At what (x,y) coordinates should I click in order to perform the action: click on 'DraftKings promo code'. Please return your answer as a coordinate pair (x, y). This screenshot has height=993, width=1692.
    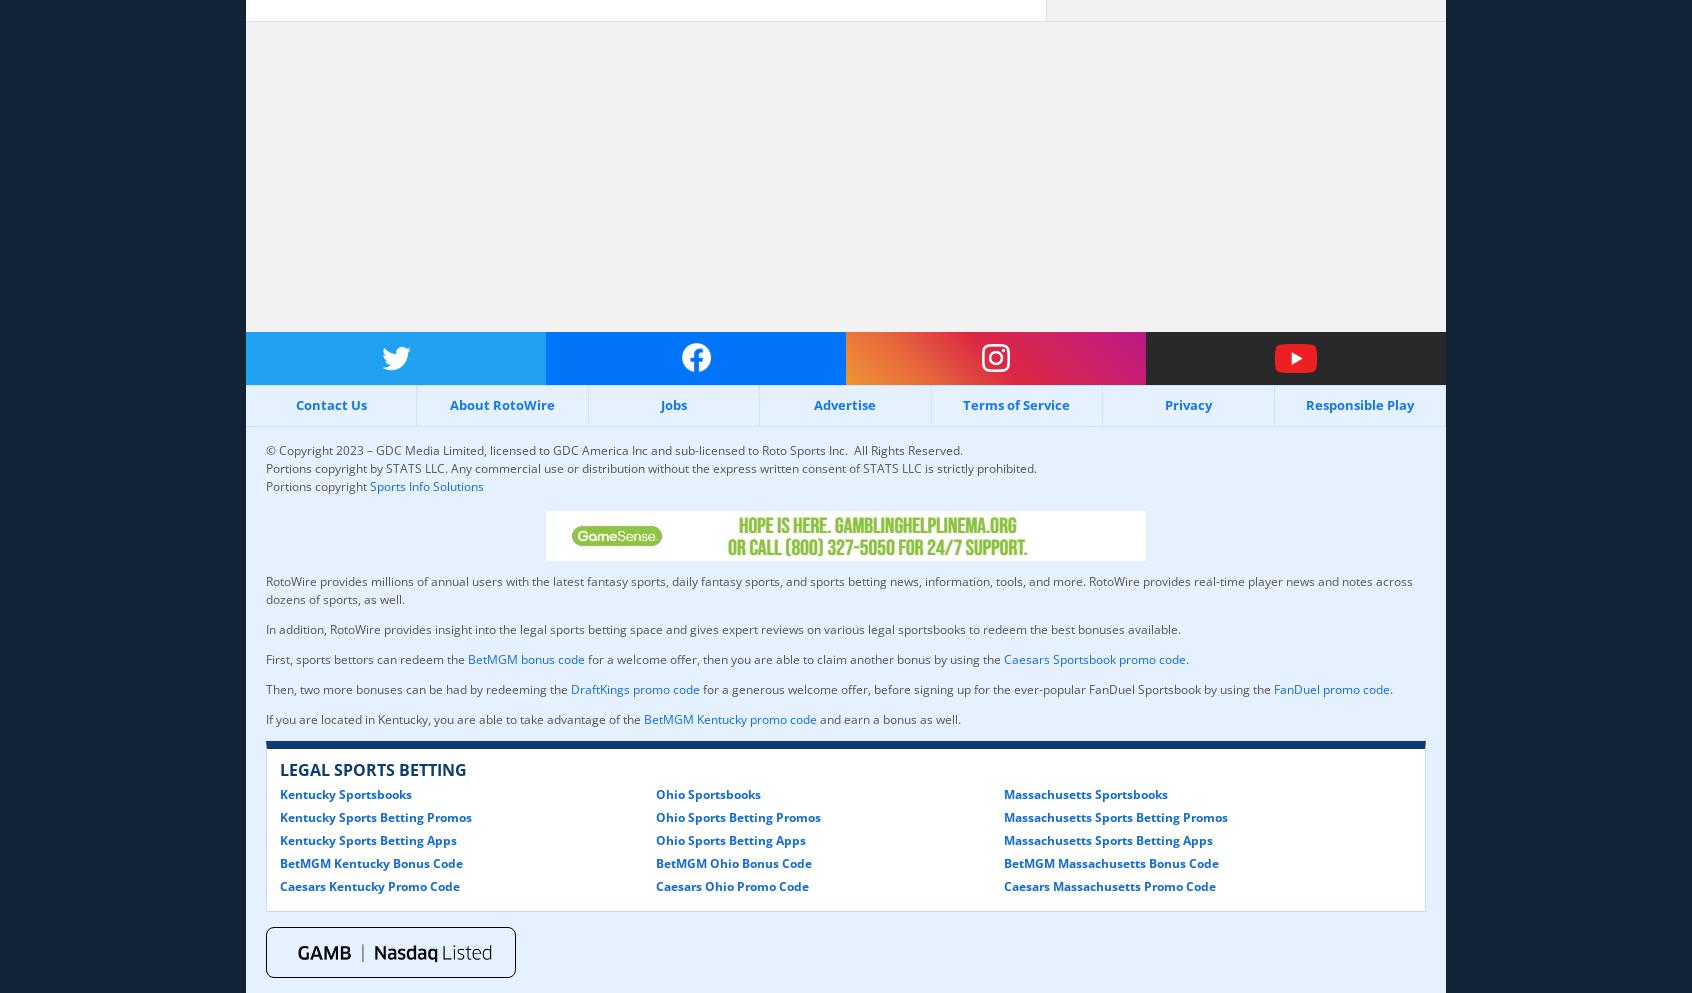
    Looking at the image, I should click on (634, 687).